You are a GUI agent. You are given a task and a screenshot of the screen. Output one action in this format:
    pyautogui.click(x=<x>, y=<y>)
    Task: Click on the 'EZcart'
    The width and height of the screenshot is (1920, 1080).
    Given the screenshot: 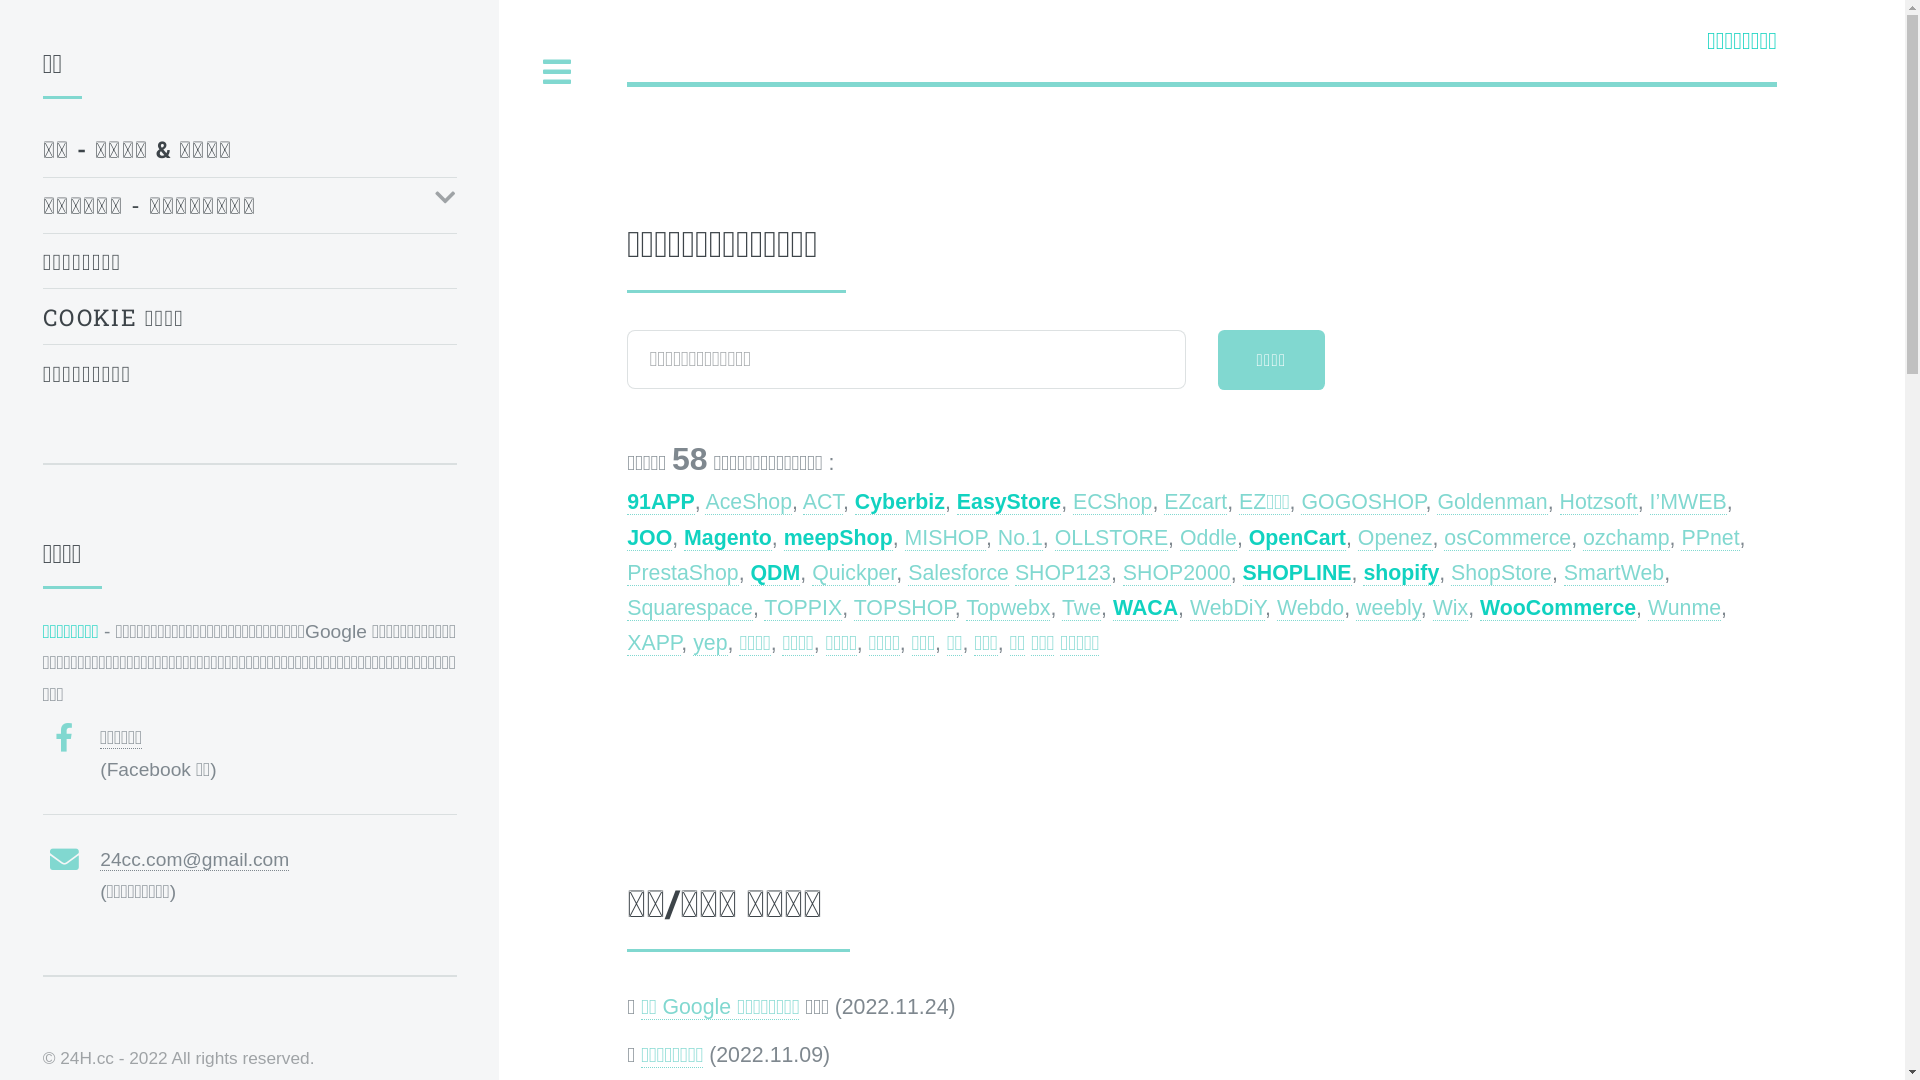 What is the action you would take?
    pyautogui.click(x=1195, y=501)
    